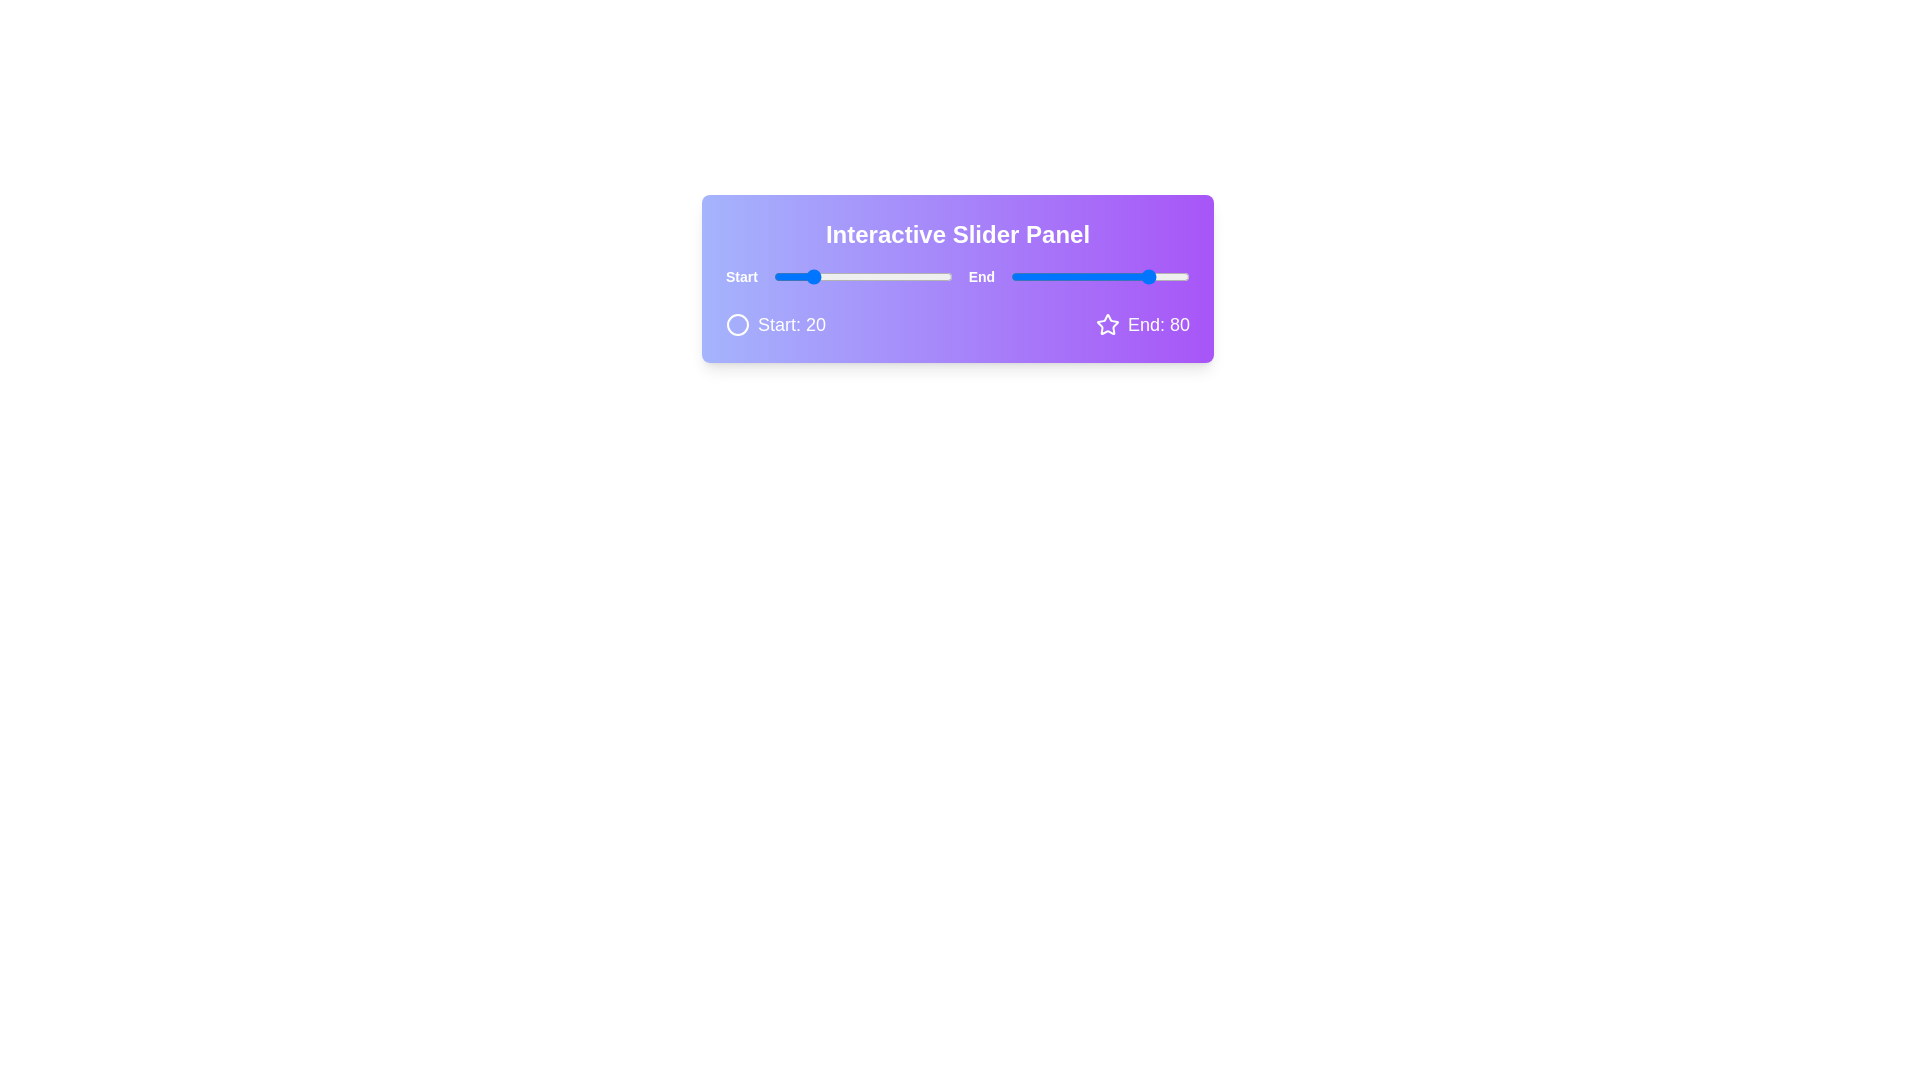 The width and height of the screenshot is (1920, 1080). I want to click on the start slider, so click(914, 277).